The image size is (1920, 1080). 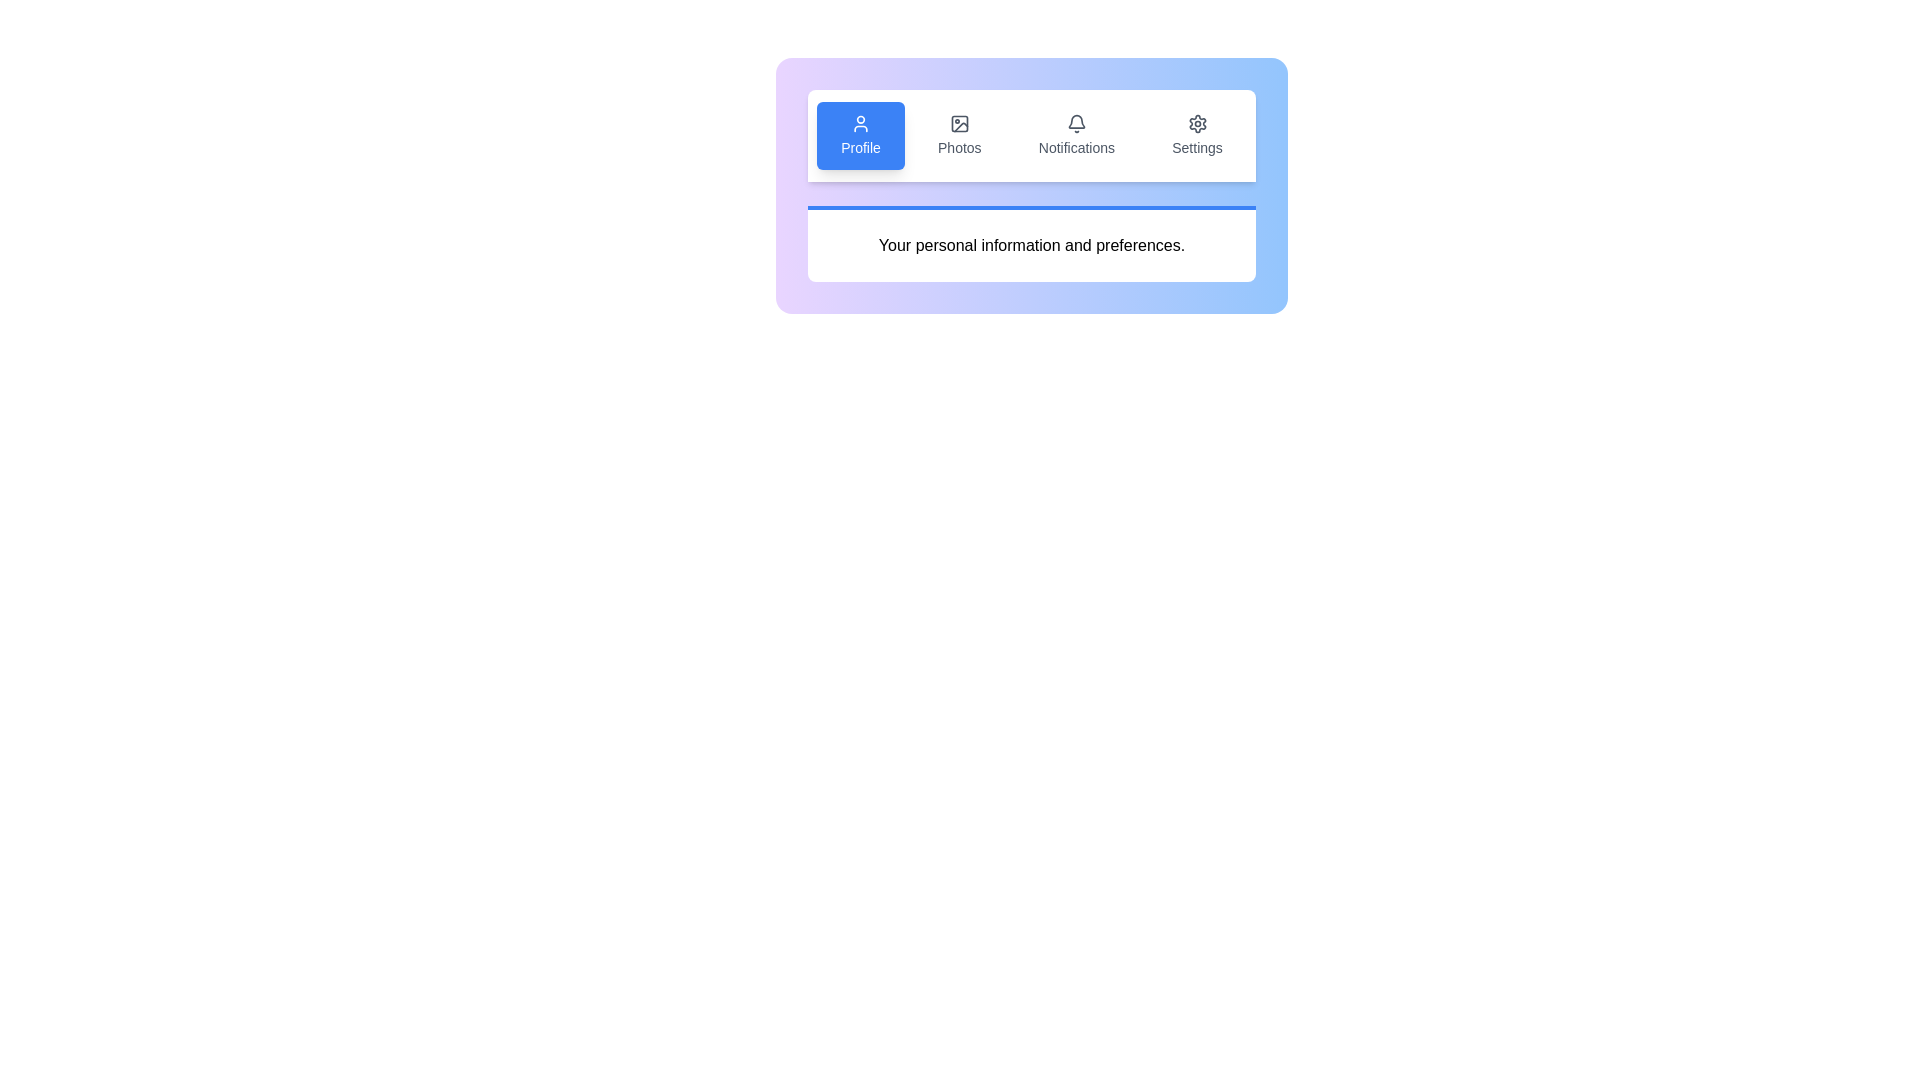 I want to click on the Photos tab by clicking on its corresponding button, so click(x=960, y=135).